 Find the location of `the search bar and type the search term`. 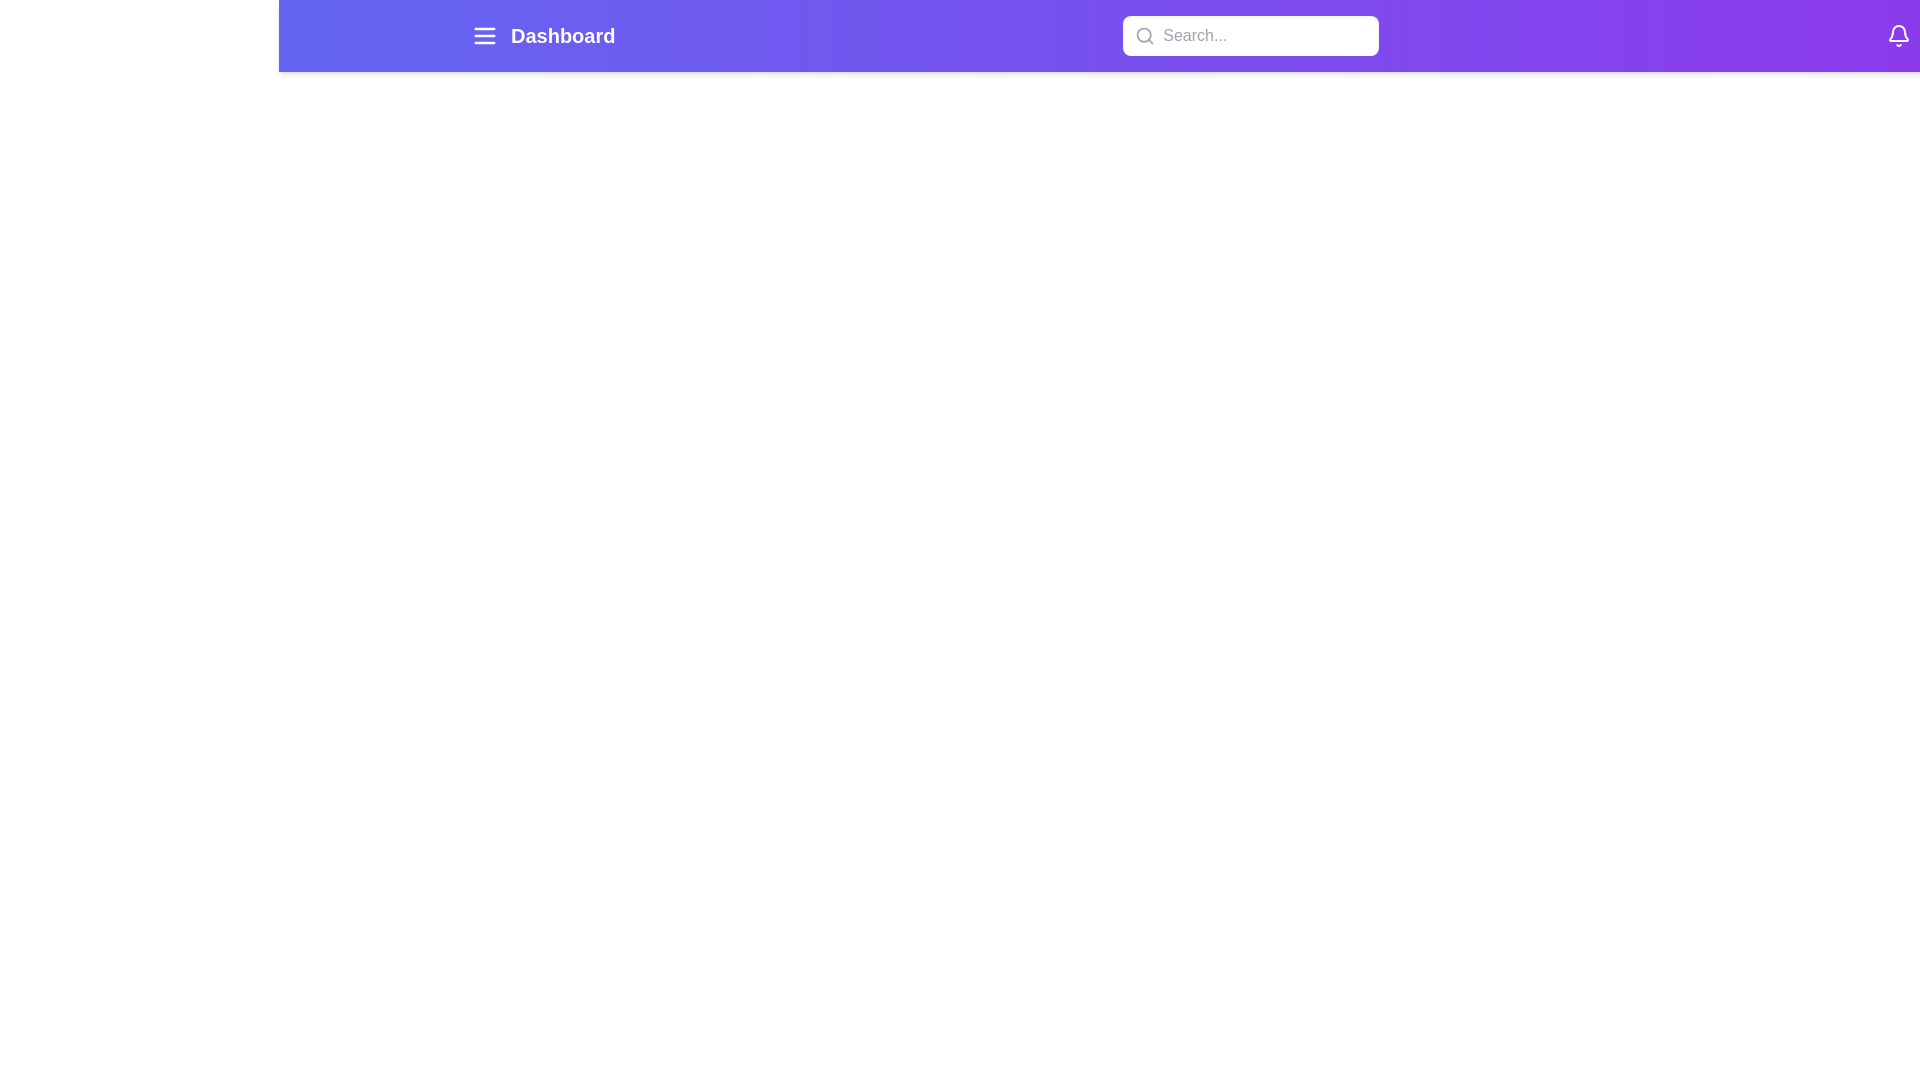

the search bar and type the search term is located at coordinates (1250, 35).